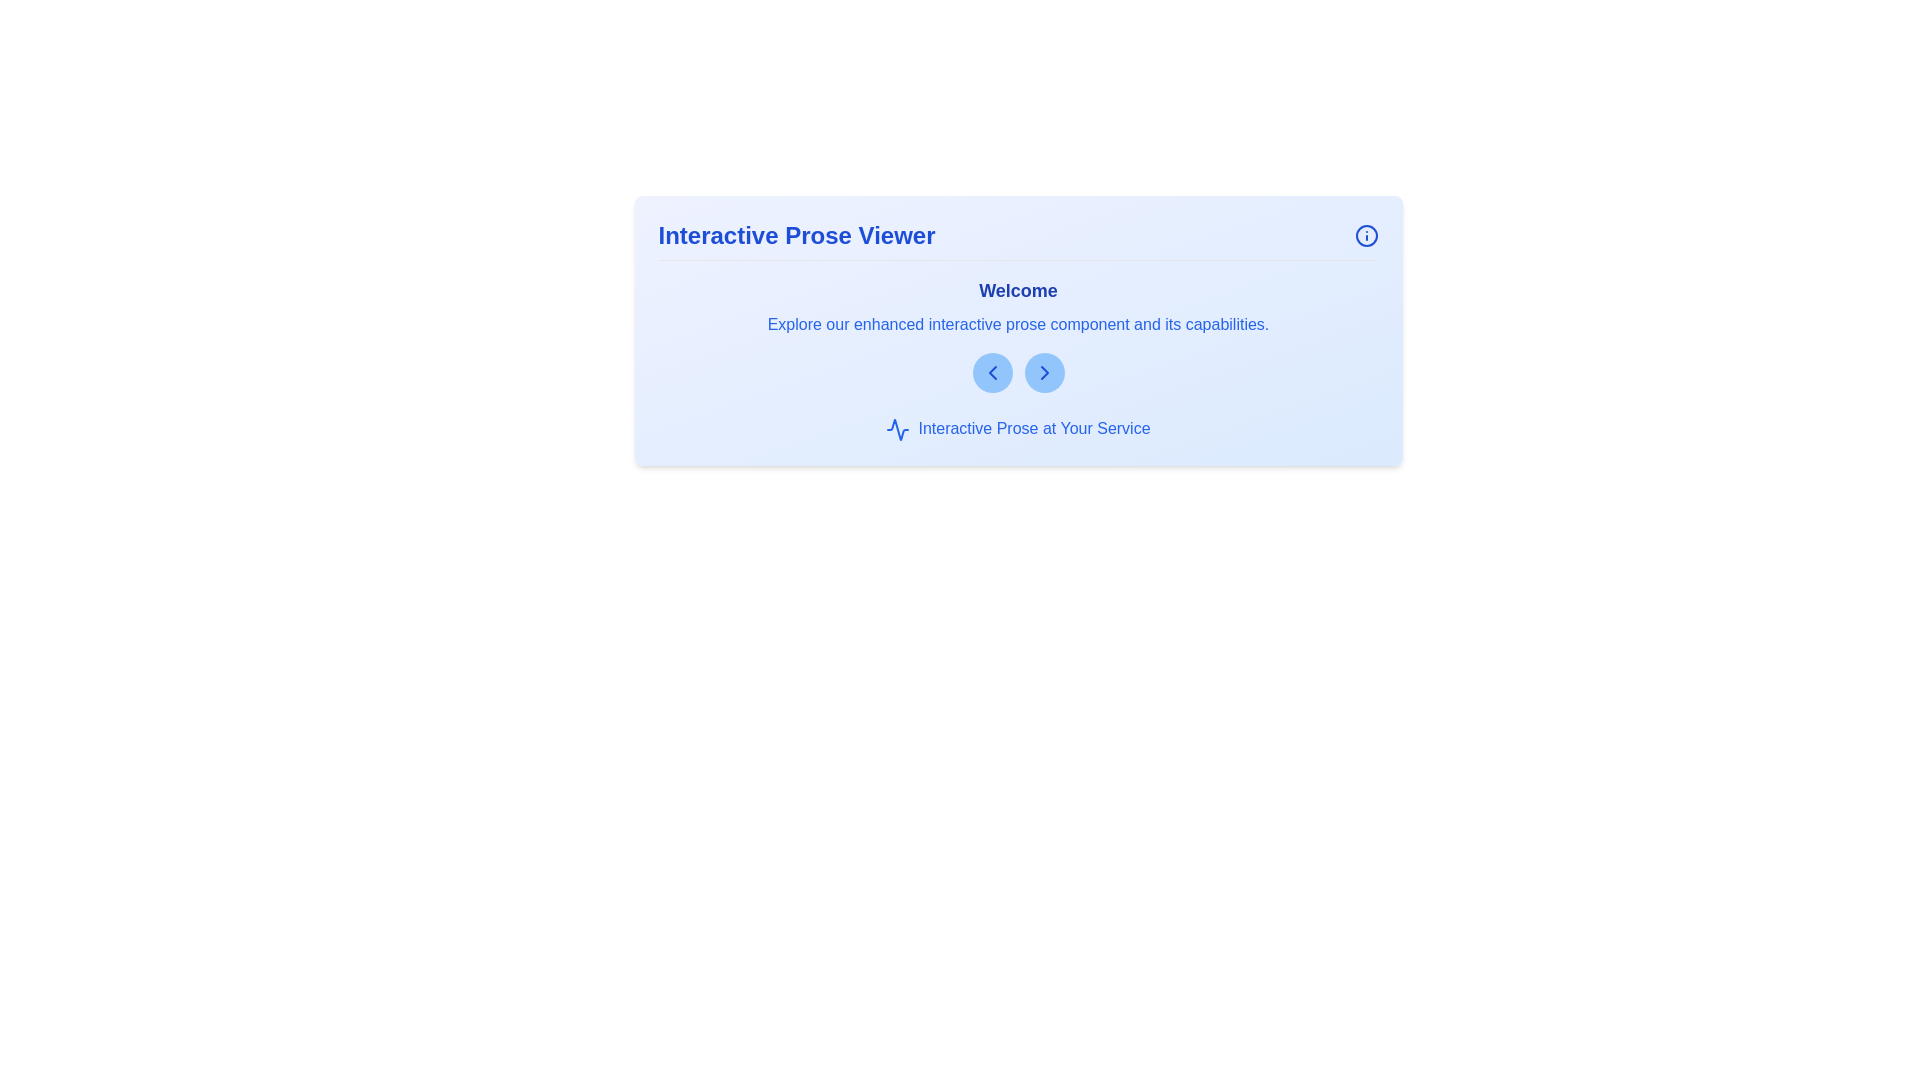 Image resolution: width=1920 pixels, height=1080 pixels. Describe the element at coordinates (1018, 323) in the screenshot. I see `the static text element that reads 'Explore our enhanced interactive prose component and its capabilities.', which is located directly below the heading 'Welcome' in a centered box` at that location.